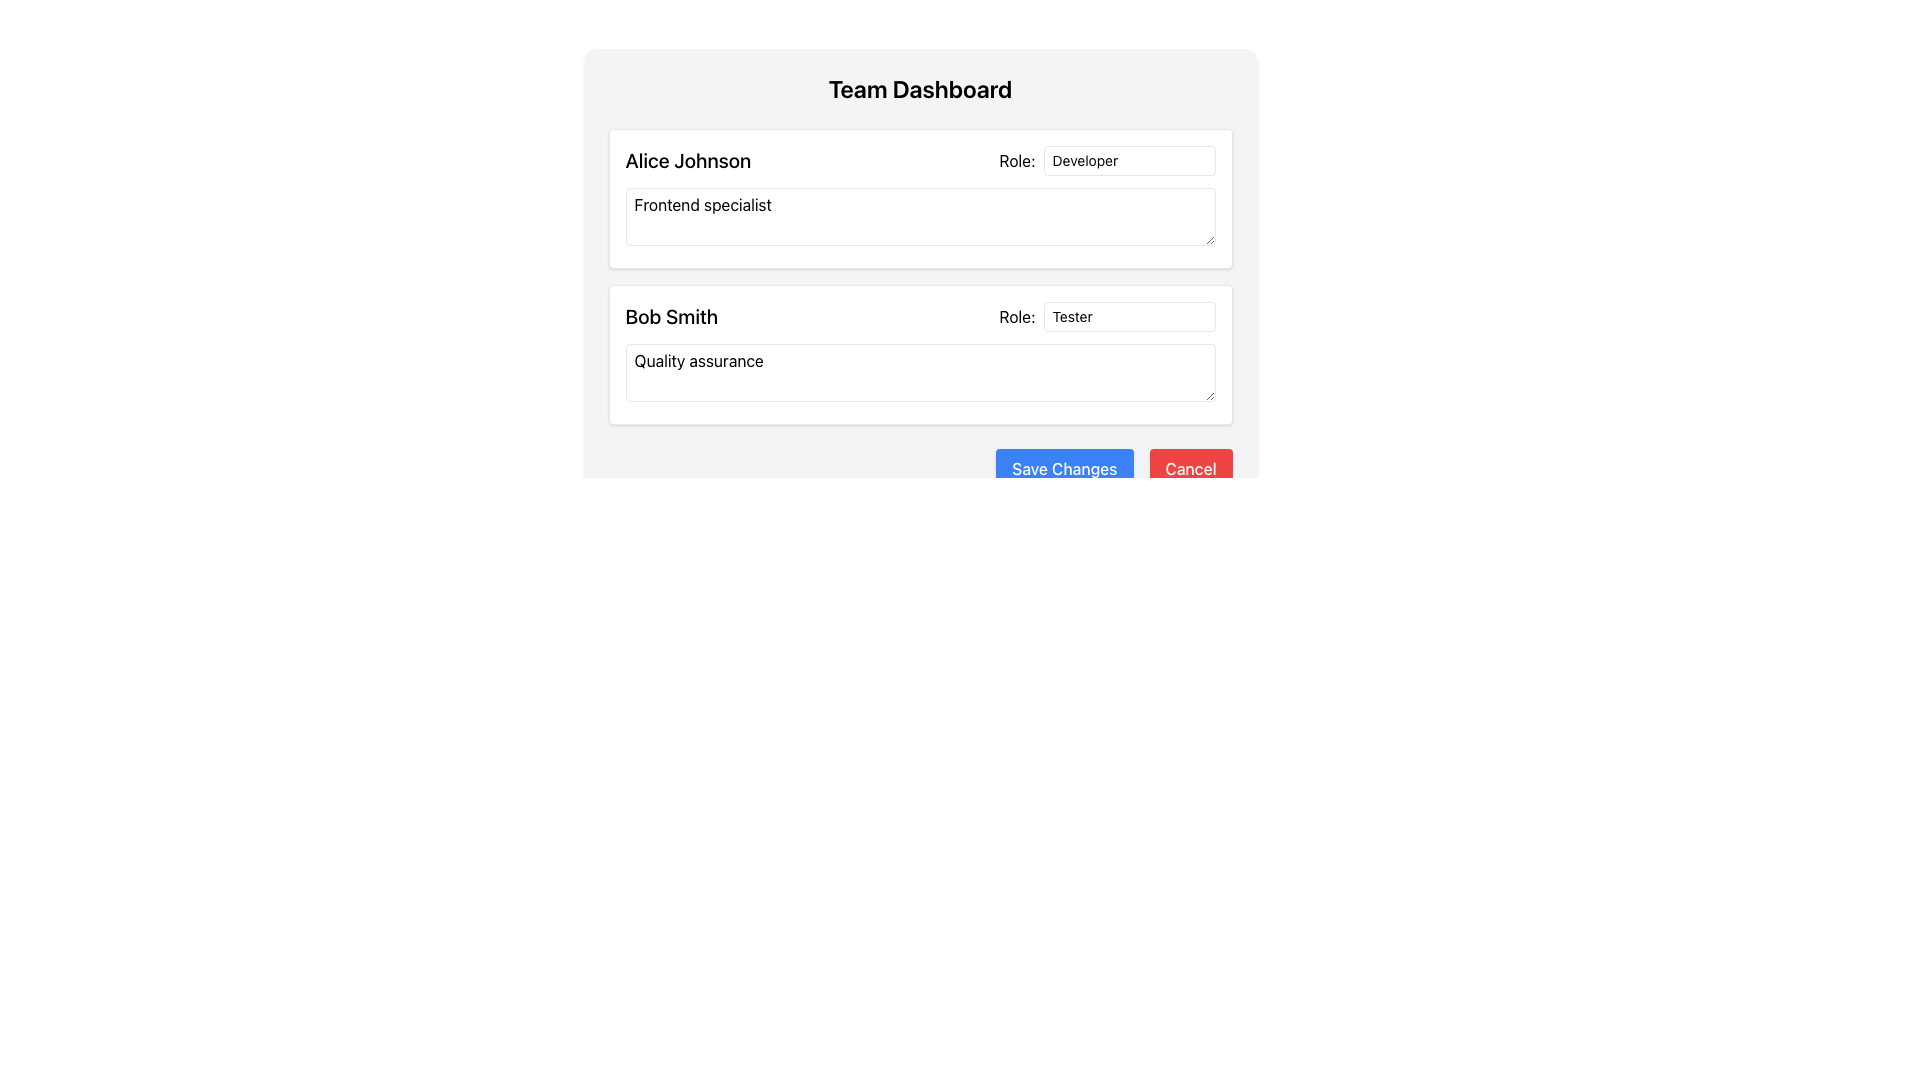 The width and height of the screenshot is (1920, 1080). Describe the element at coordinates (919, 277) in the screenshot. I see `the List of user profiles, which displays team members' names, roles, and areas of expertise, located between the 'Team Dashboard' title and the 'Save Changes' and 'Cancel' buttons` at that location.